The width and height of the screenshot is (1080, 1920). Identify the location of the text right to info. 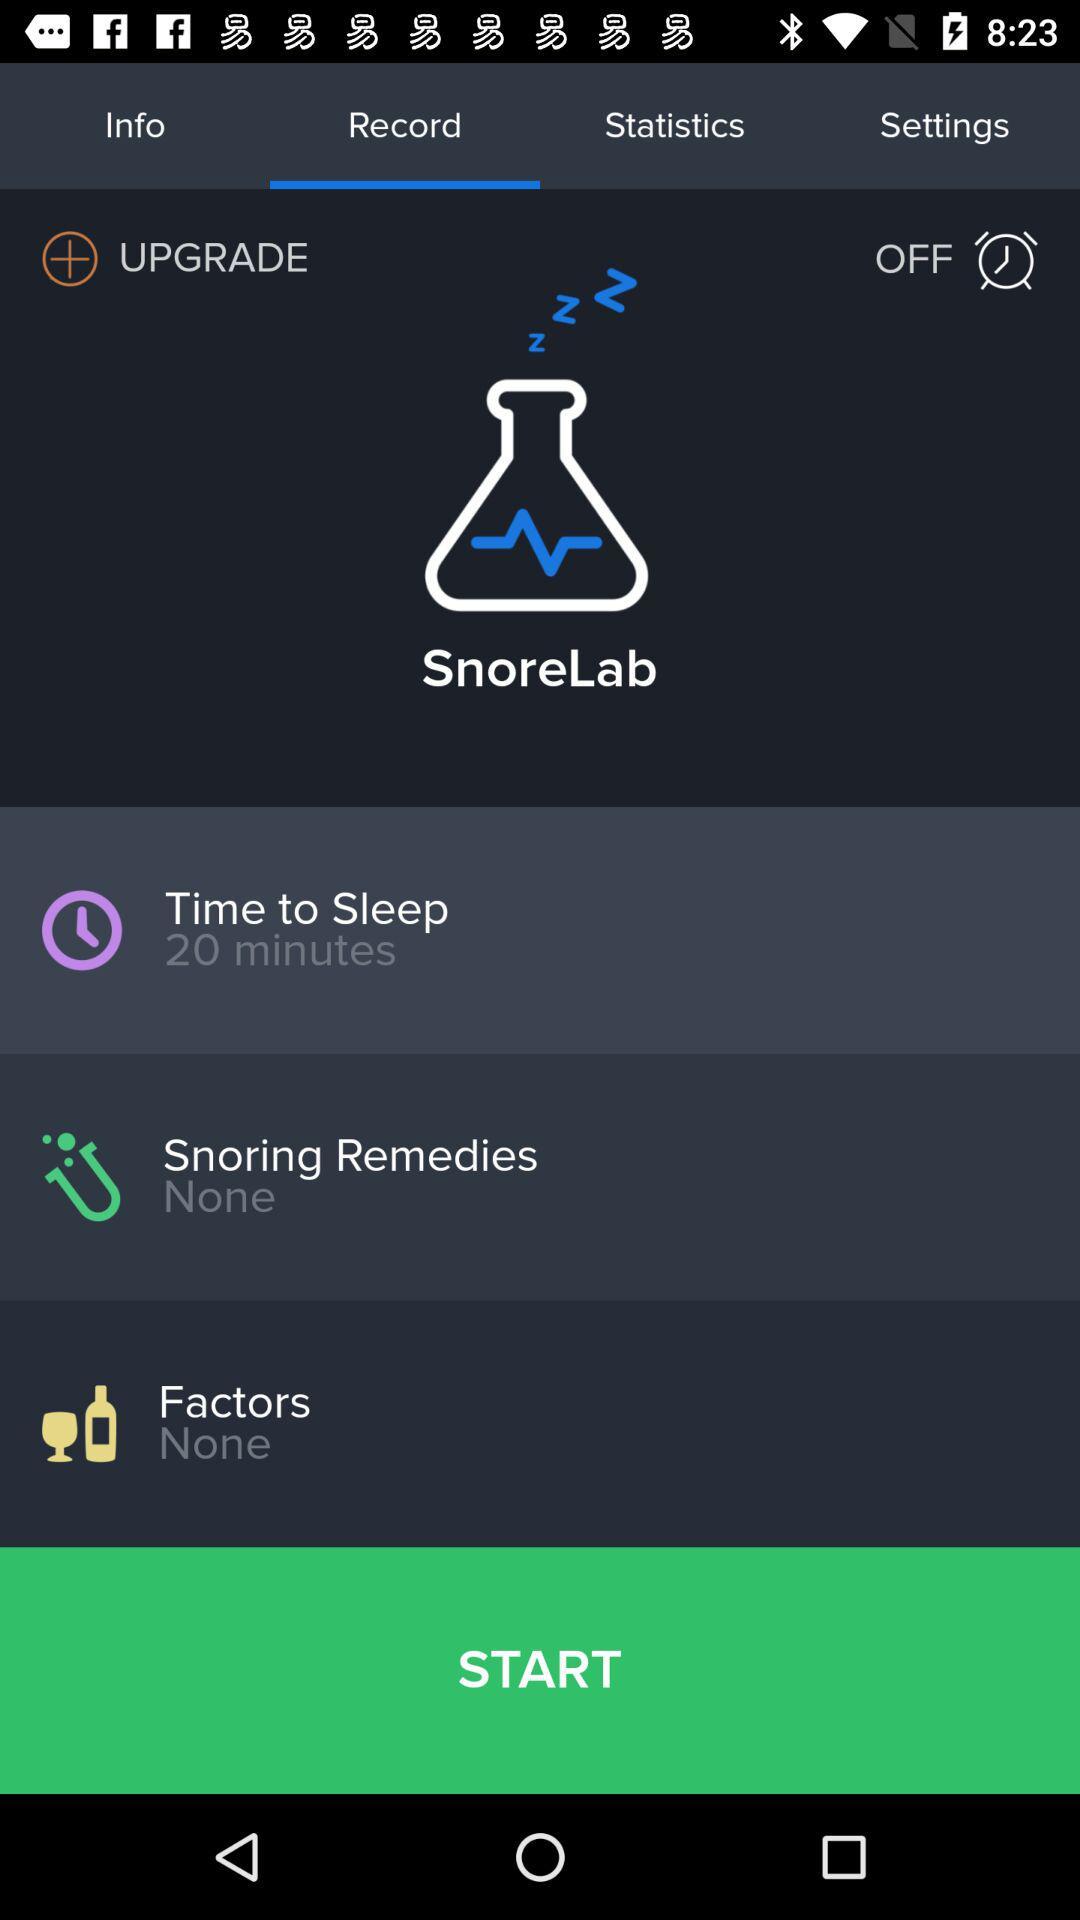
(405, 124).